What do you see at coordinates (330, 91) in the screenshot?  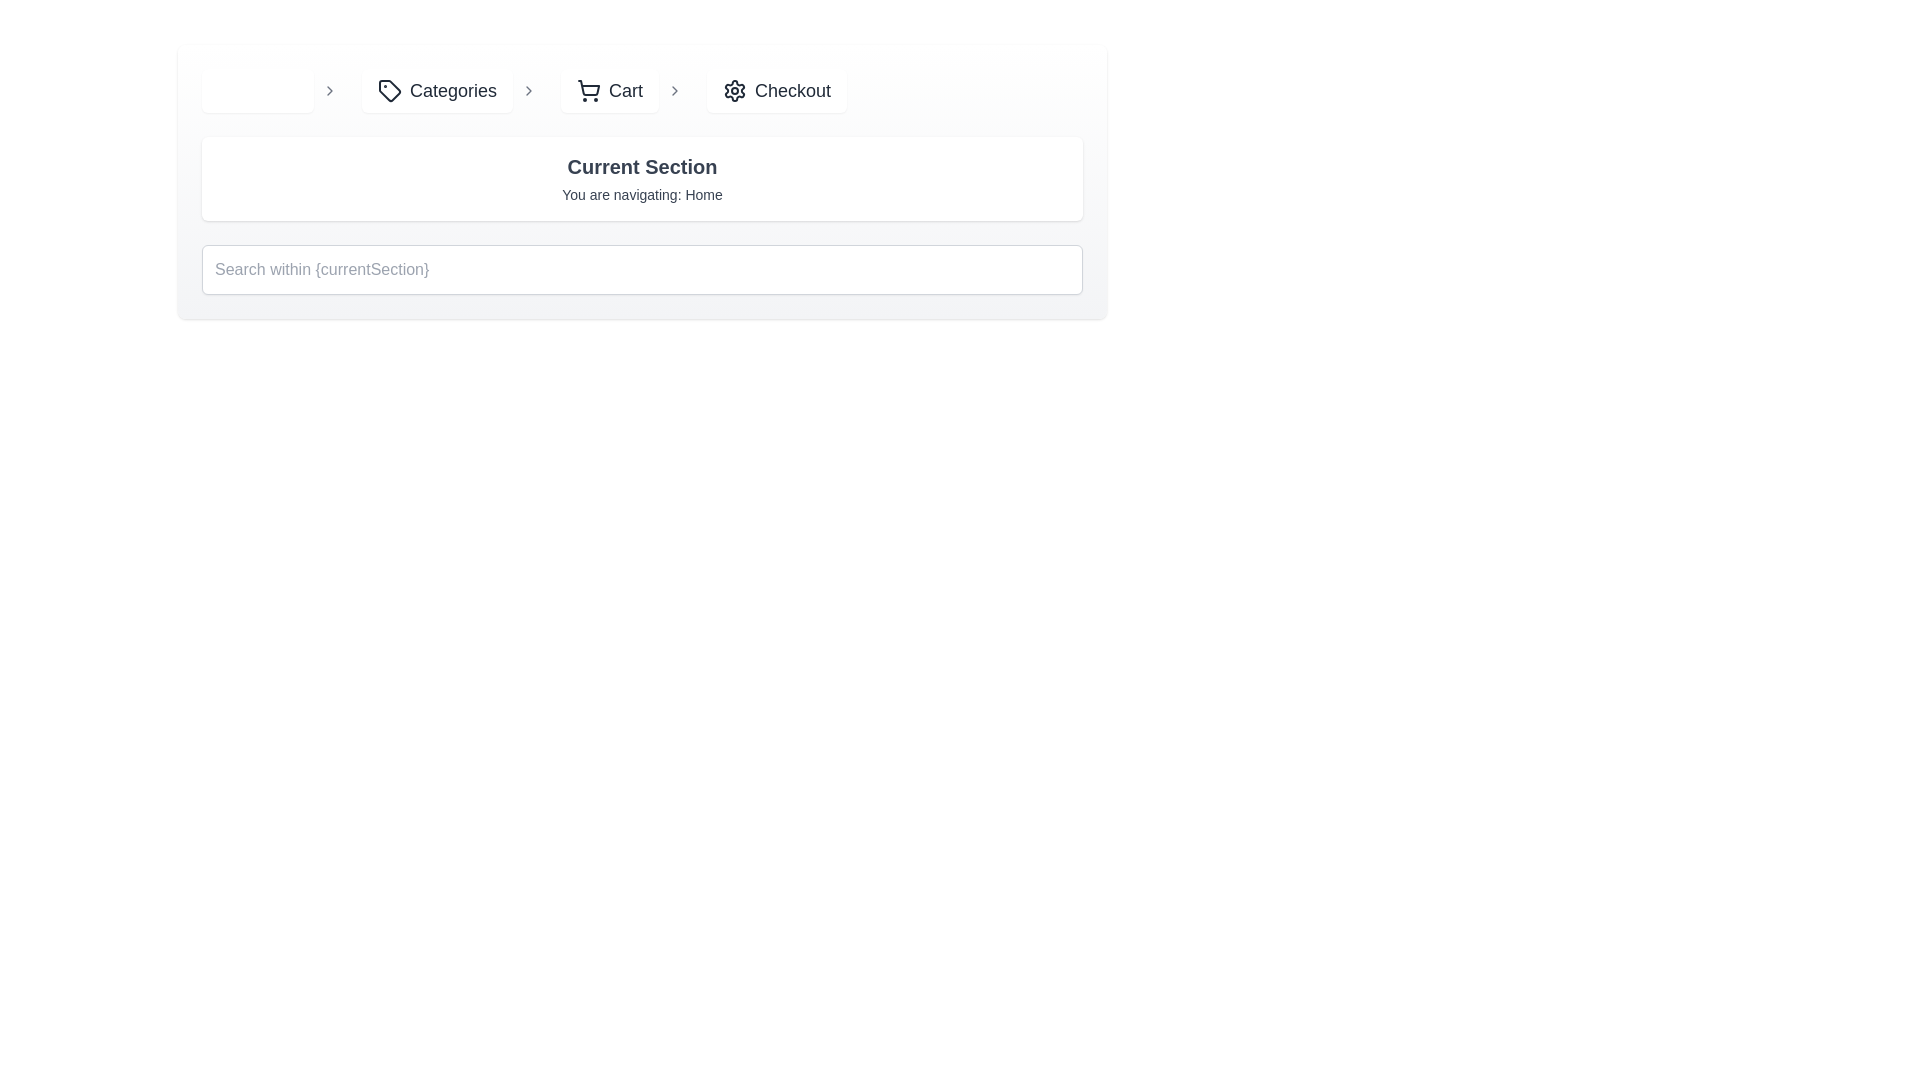 I see `significance of the right-chevron icon, which is dark gray and serves as a navigation indicator located to the right of the 'Home' text in the breadcrumb navigation bar` at bounding box center [330, 91].